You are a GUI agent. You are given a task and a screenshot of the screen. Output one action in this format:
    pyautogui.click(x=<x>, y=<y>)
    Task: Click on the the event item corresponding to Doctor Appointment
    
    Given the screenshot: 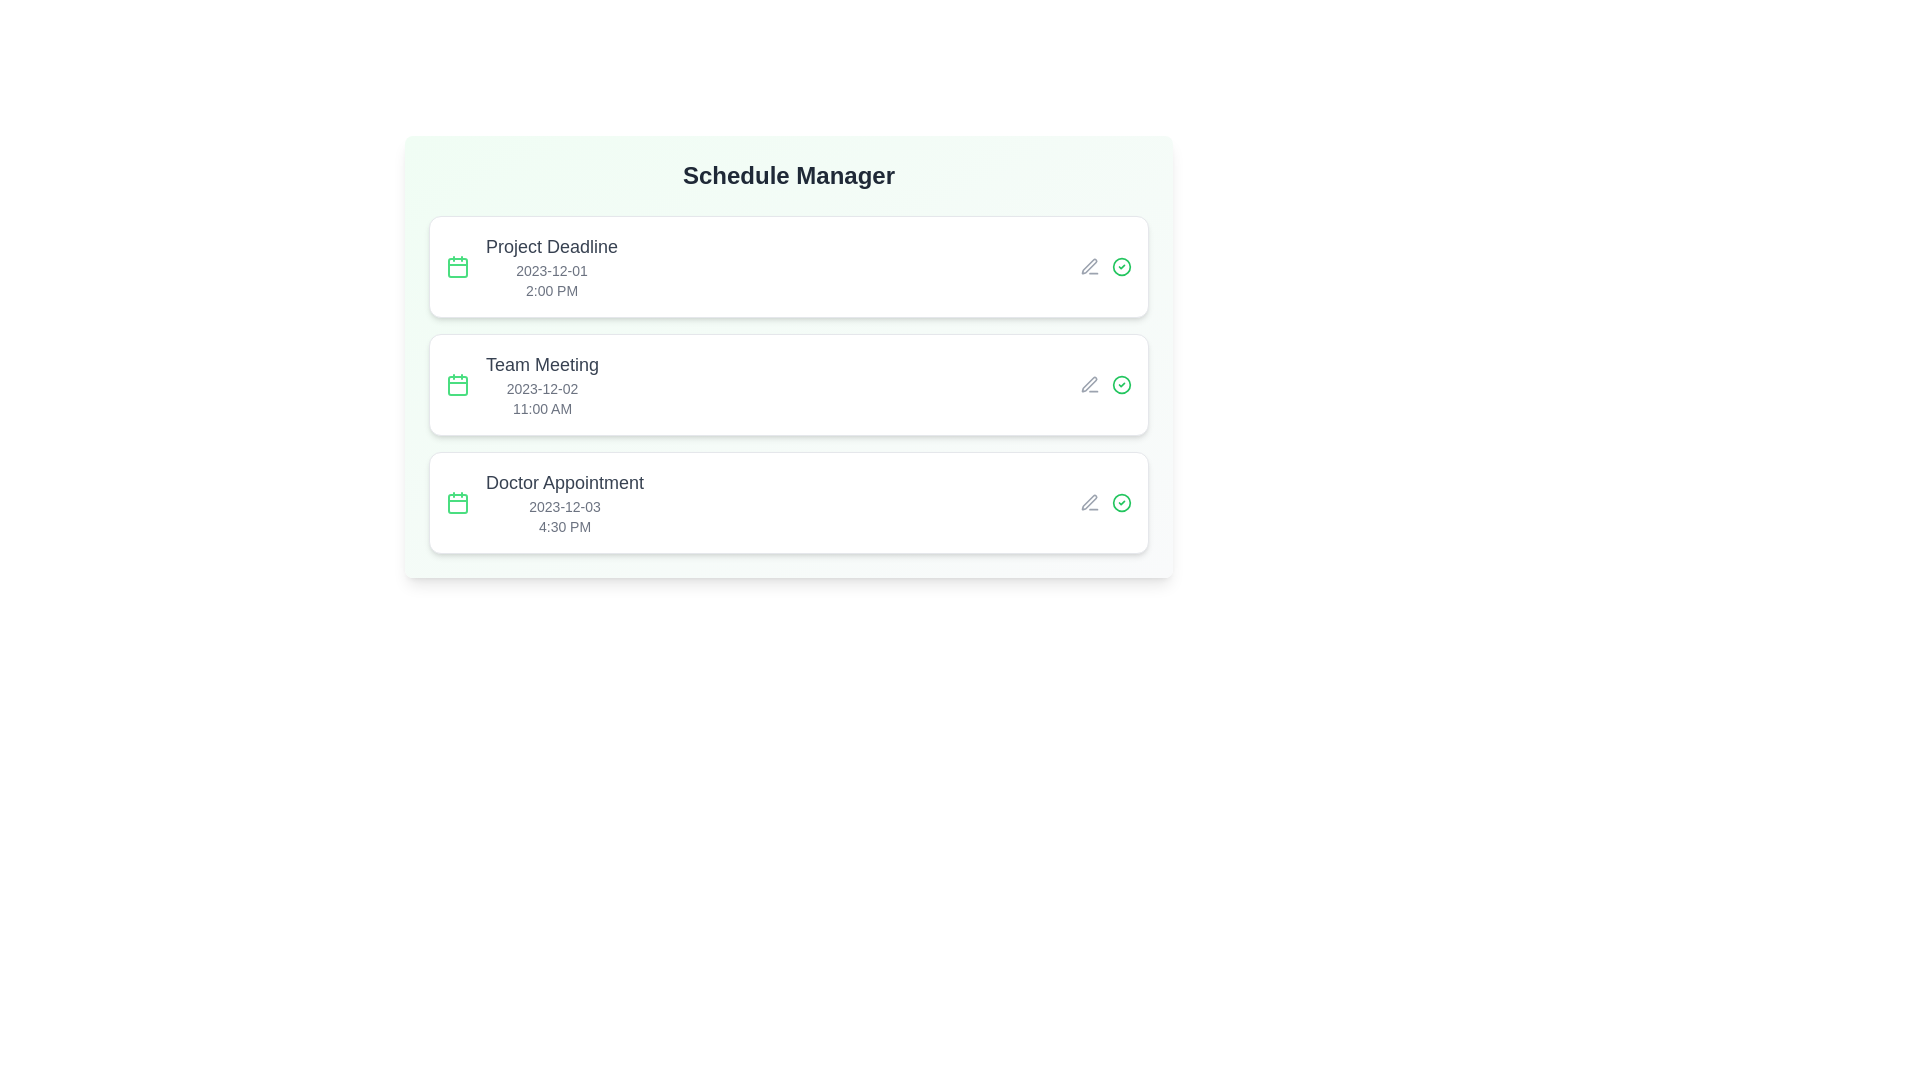 What is the action you would take?
    pyautogui.click(x=787, y=501)
    